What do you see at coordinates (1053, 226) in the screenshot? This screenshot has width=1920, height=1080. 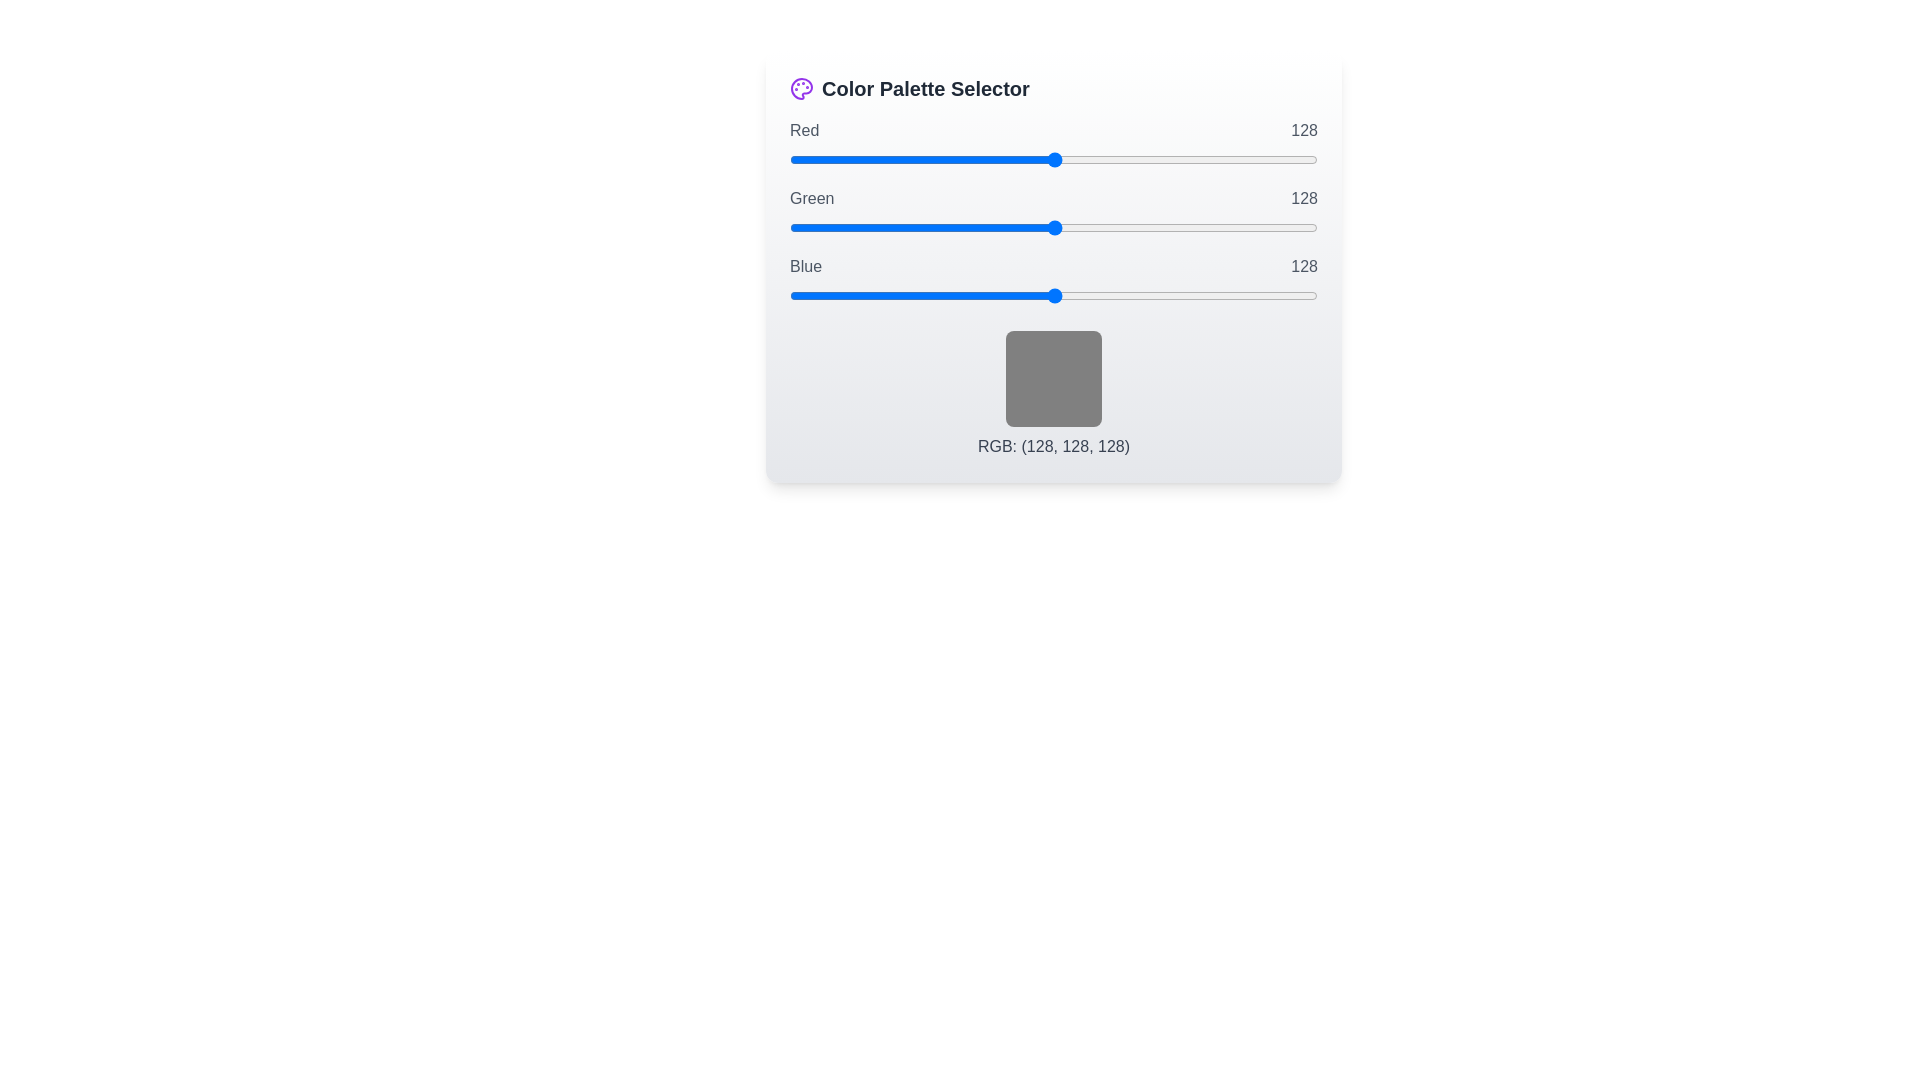 I see `the 1 slider to 163 to observe the color preview box update` at bounding box center [1053, 226].